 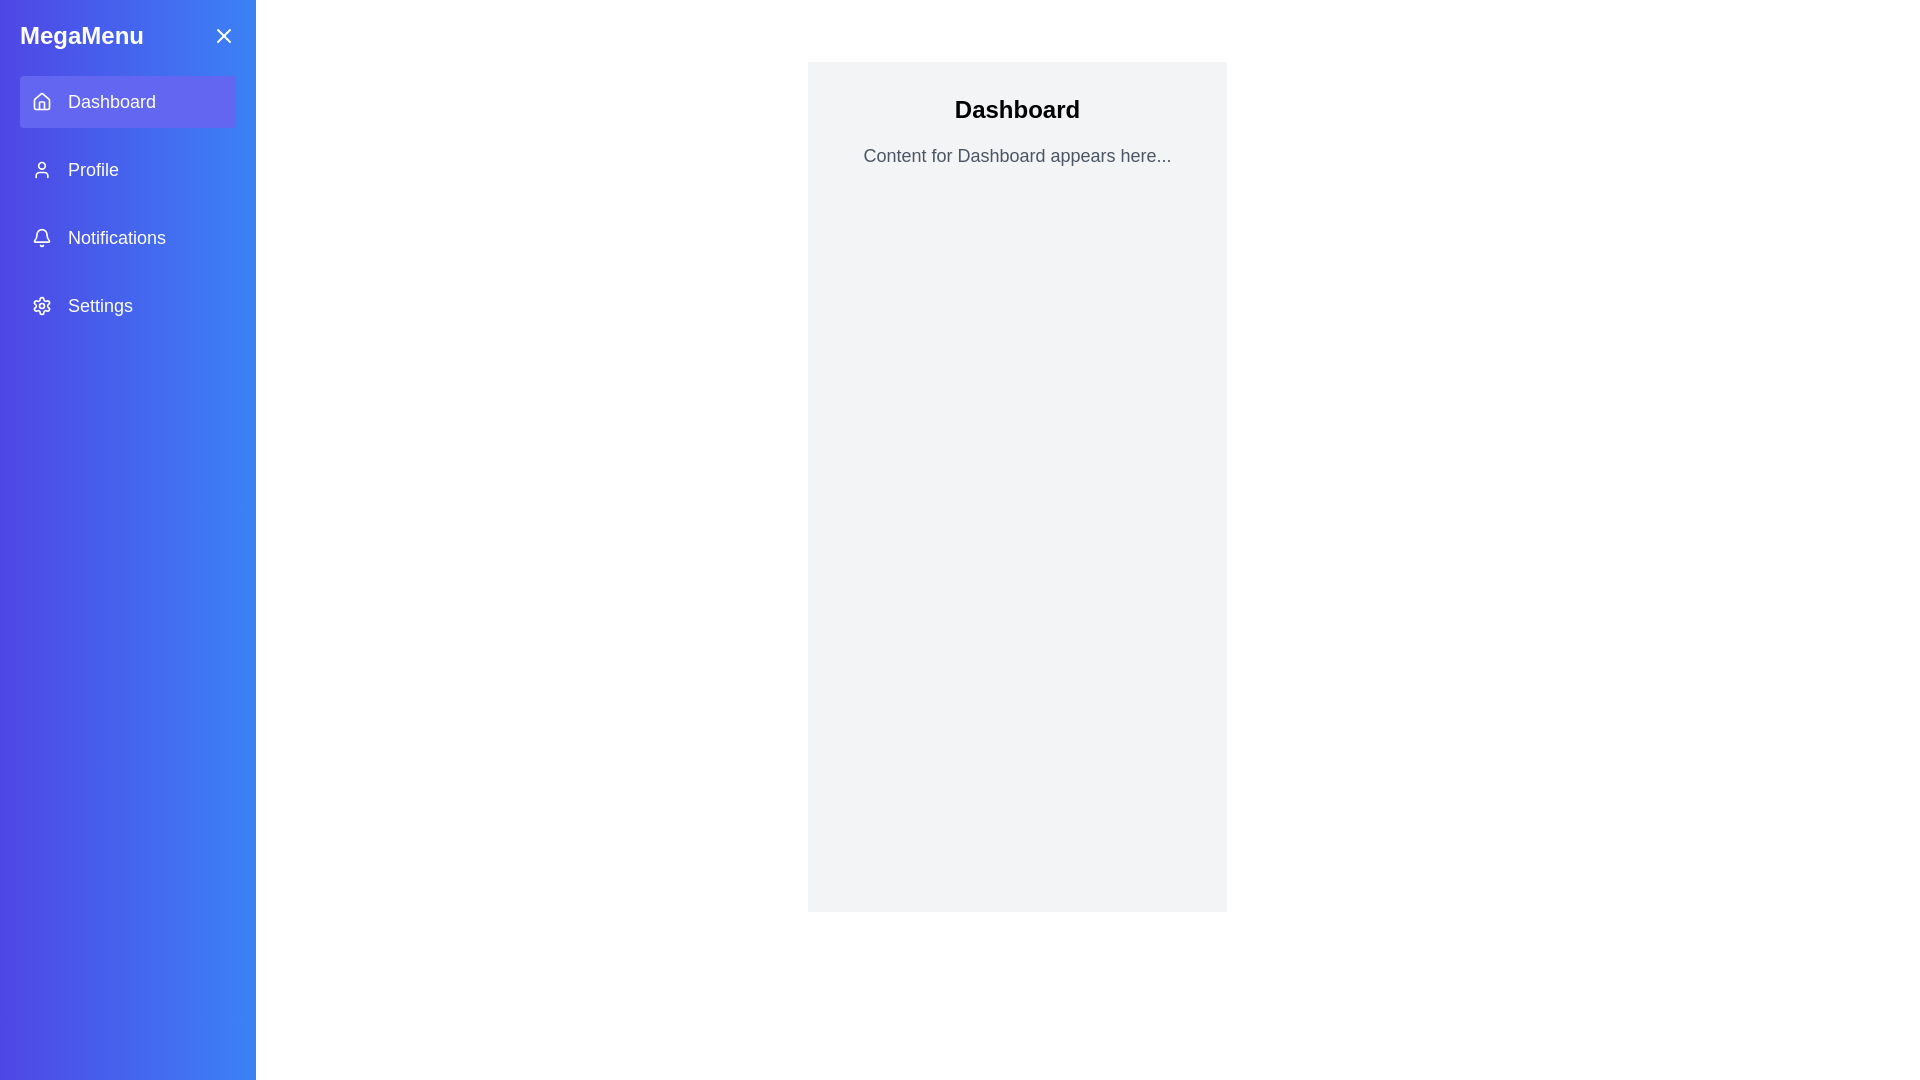 What do you see at coordinates (1017, 154) in the screenshot?
I see `the text element that reads 'Content for Dashboard appears here...' which is styled in gray font and located below the 'Dashboard' text` at bounding box center [1017, 154].